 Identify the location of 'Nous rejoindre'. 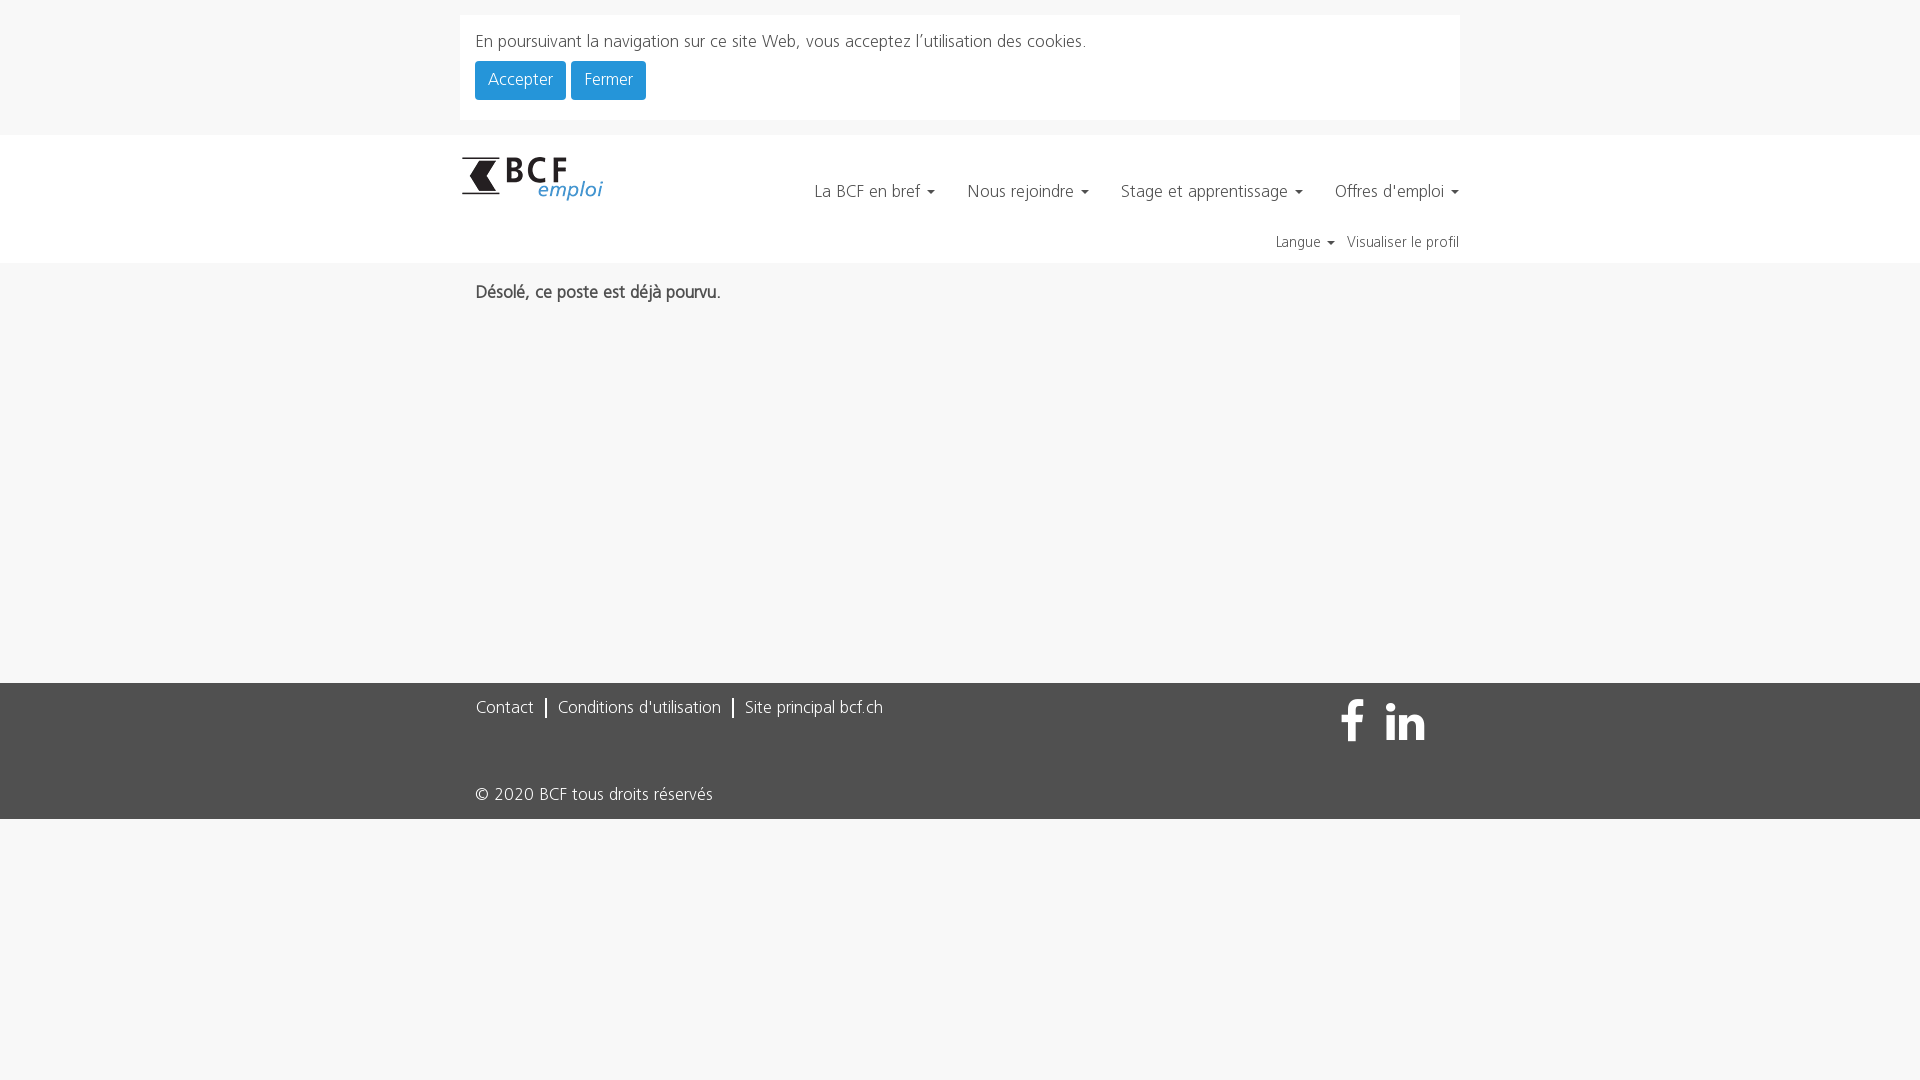
(1027, 192).